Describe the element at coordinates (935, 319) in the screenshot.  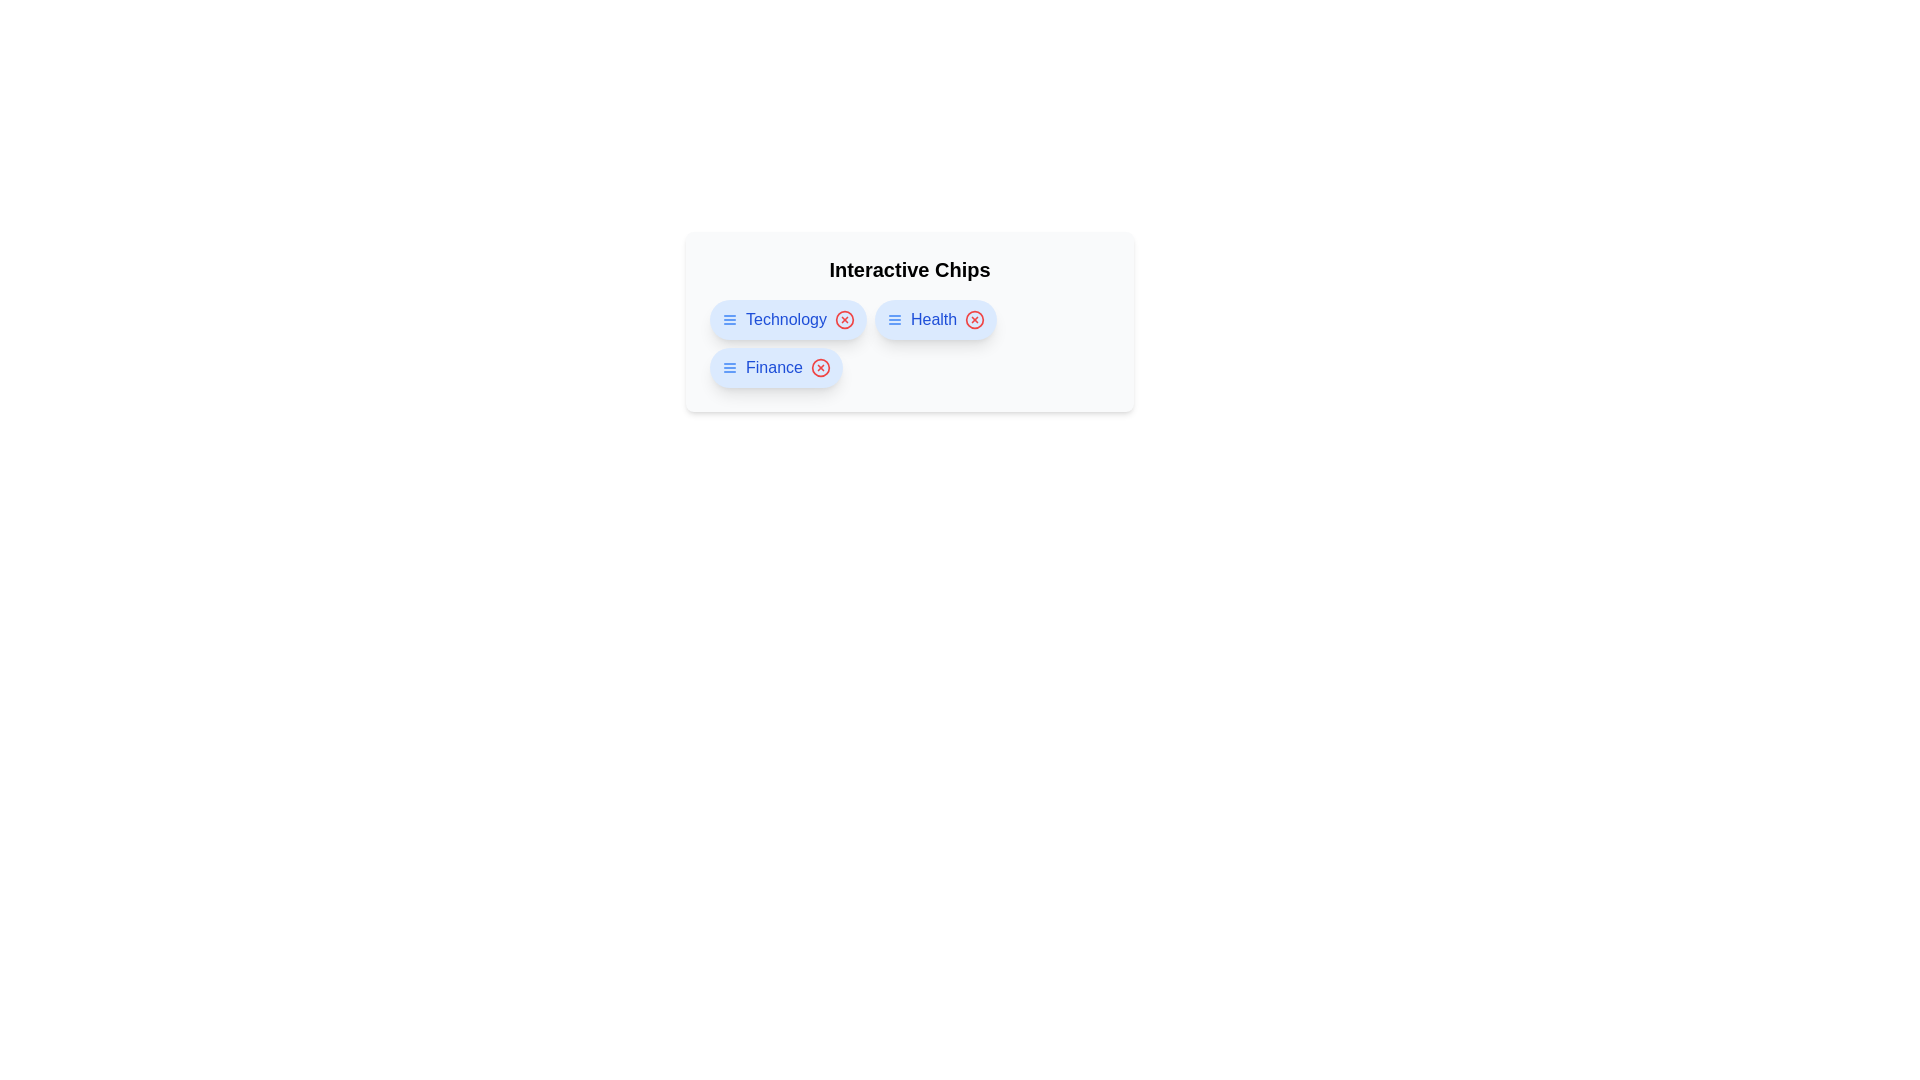
I see `the chip labeled Health` at that location.